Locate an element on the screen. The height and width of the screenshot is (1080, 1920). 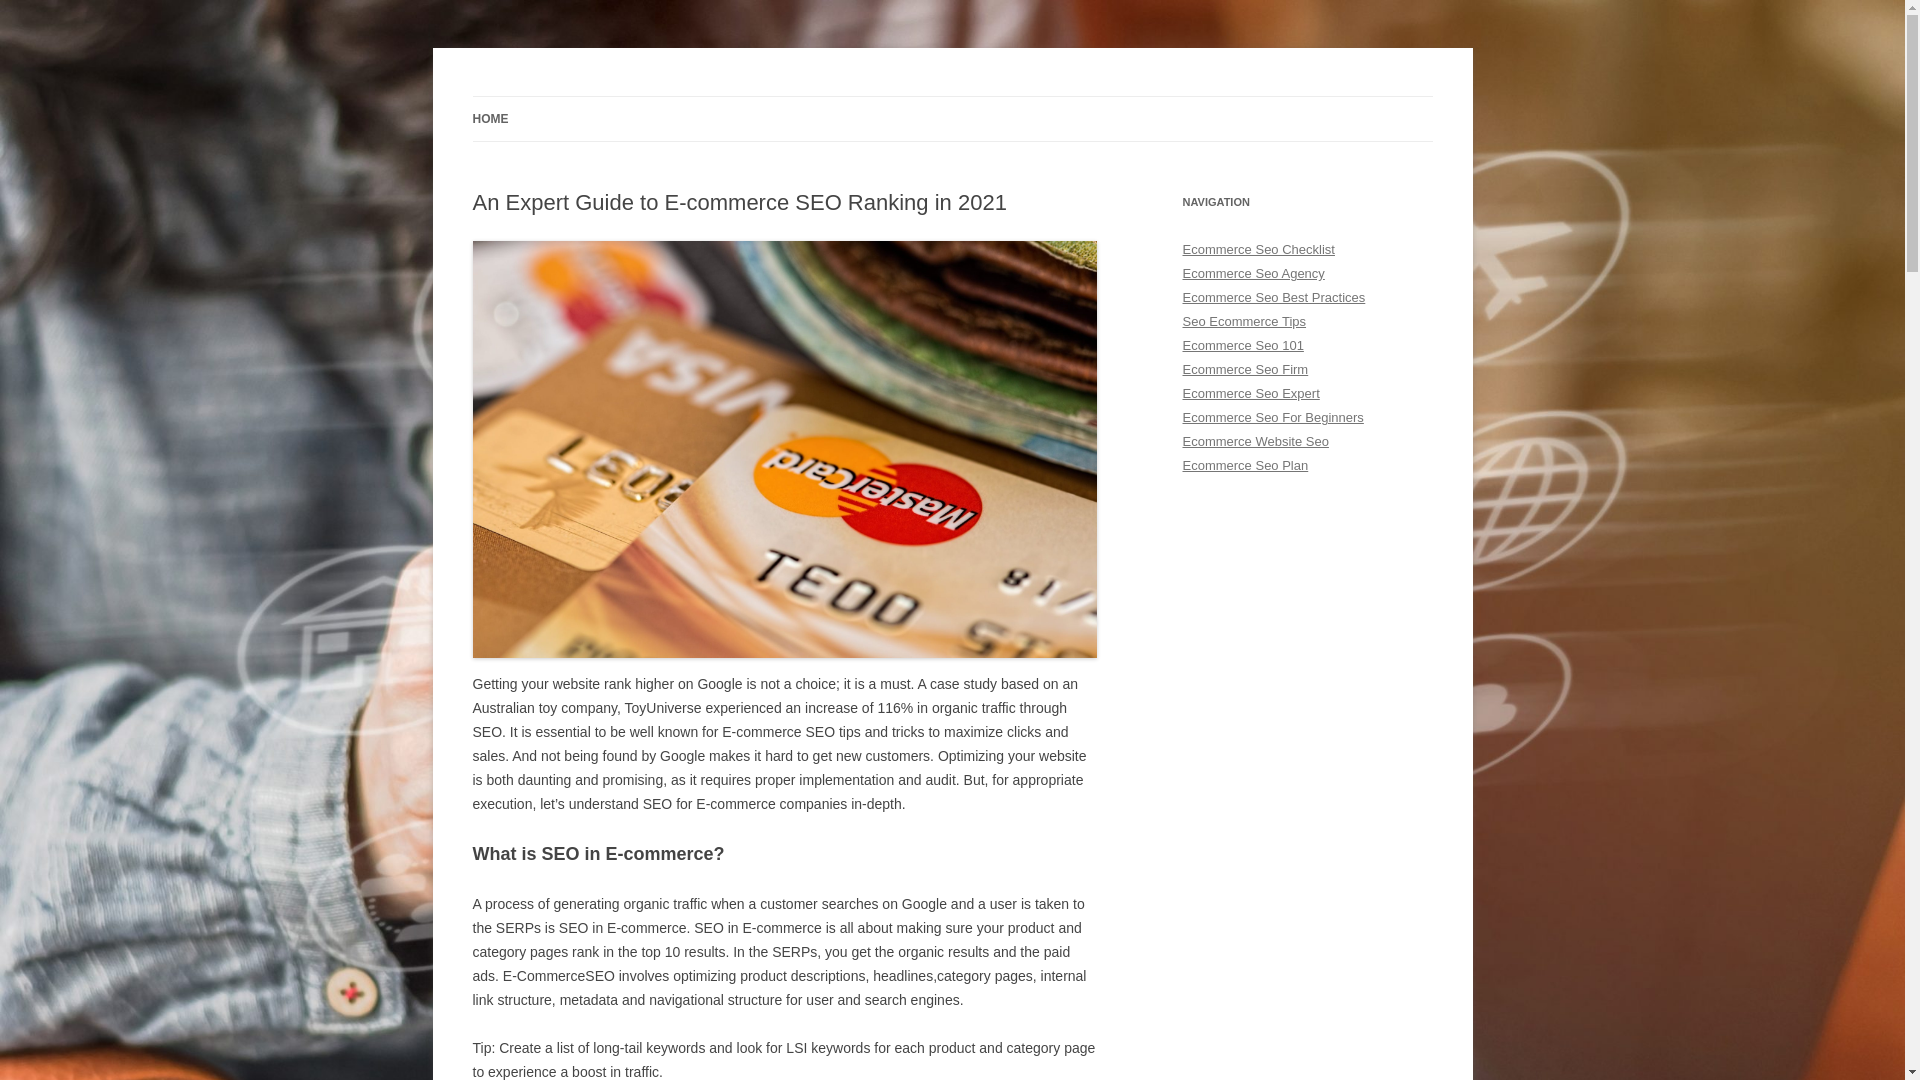
'Ecommerce Seo Agency' is located at coordinates (1251, 273).